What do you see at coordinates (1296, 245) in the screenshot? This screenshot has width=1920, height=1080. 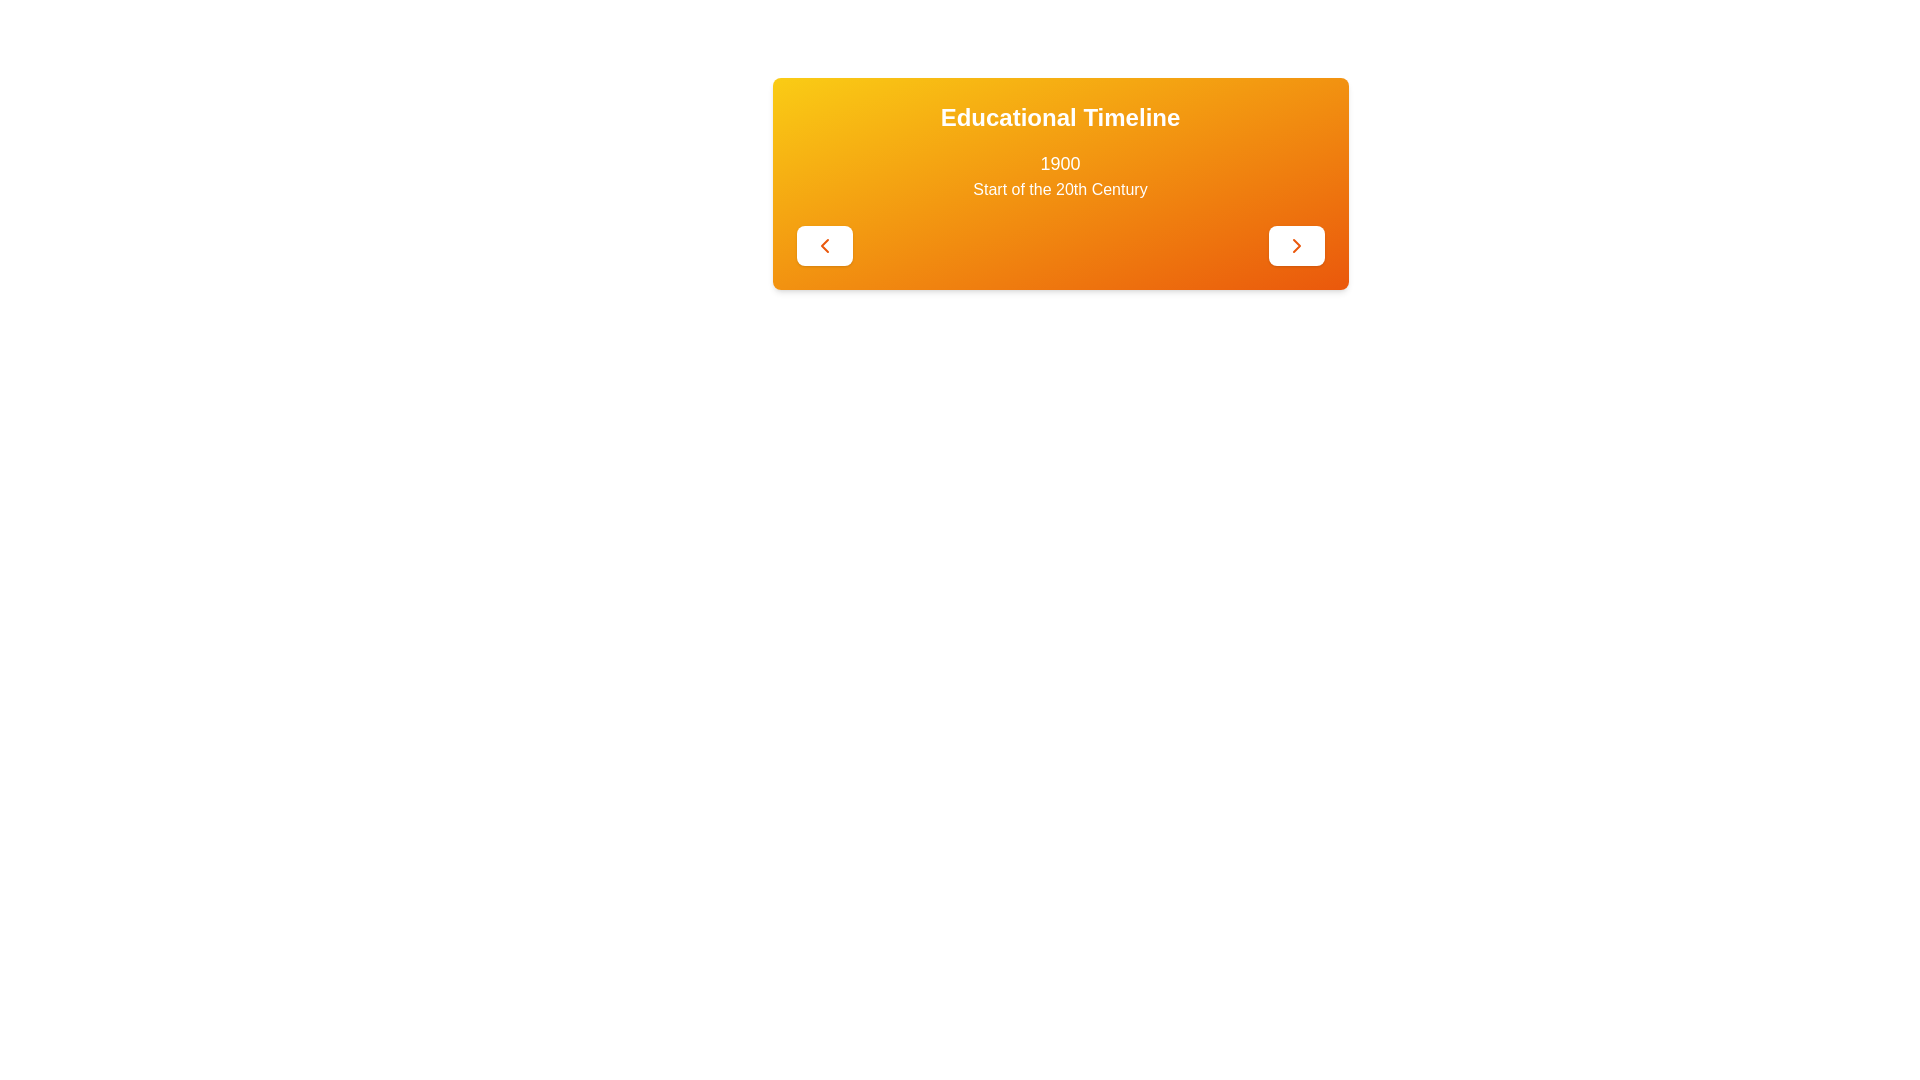 I see `the right-facing chevron icon located inside a white button on the far right side of the orange panel` at bounding box center [1296, 245].